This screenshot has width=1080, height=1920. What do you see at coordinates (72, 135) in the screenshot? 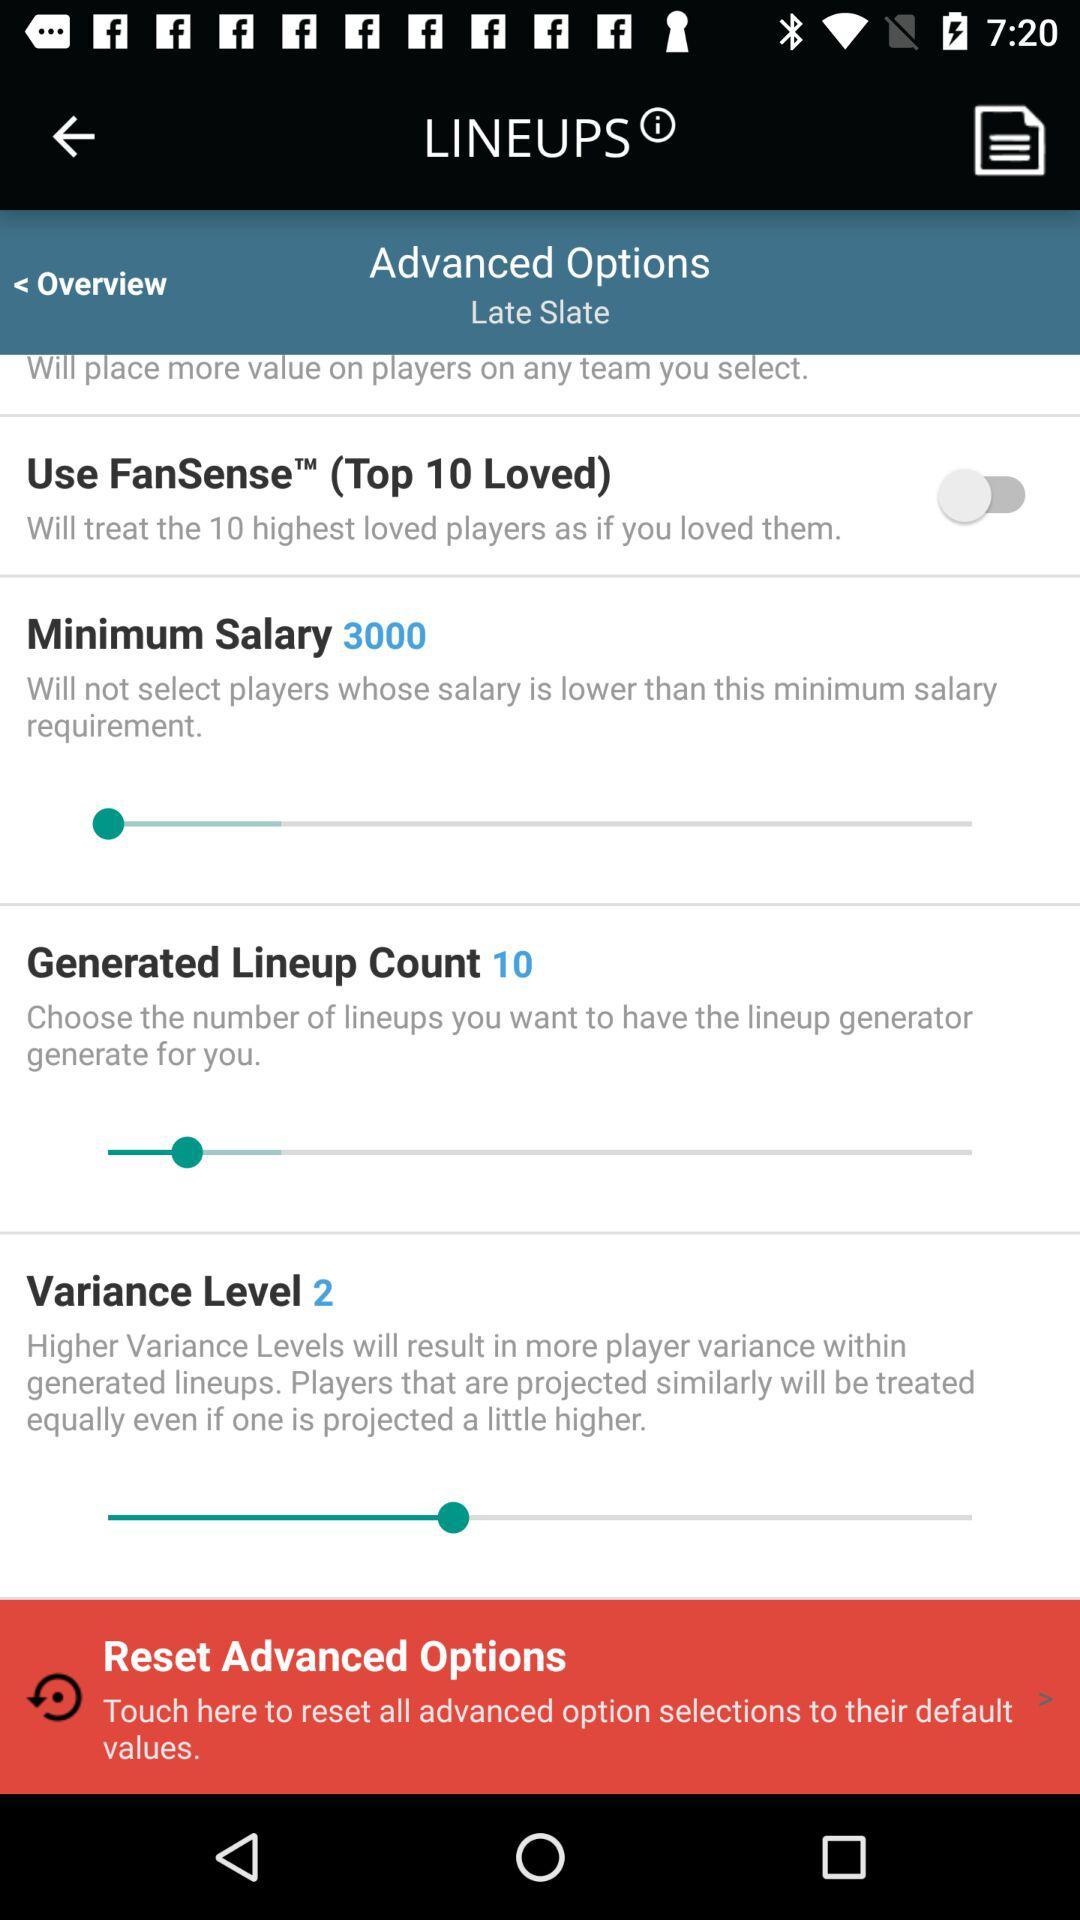
I see `icon next to the lineups item` at bounding box center [72, 135].